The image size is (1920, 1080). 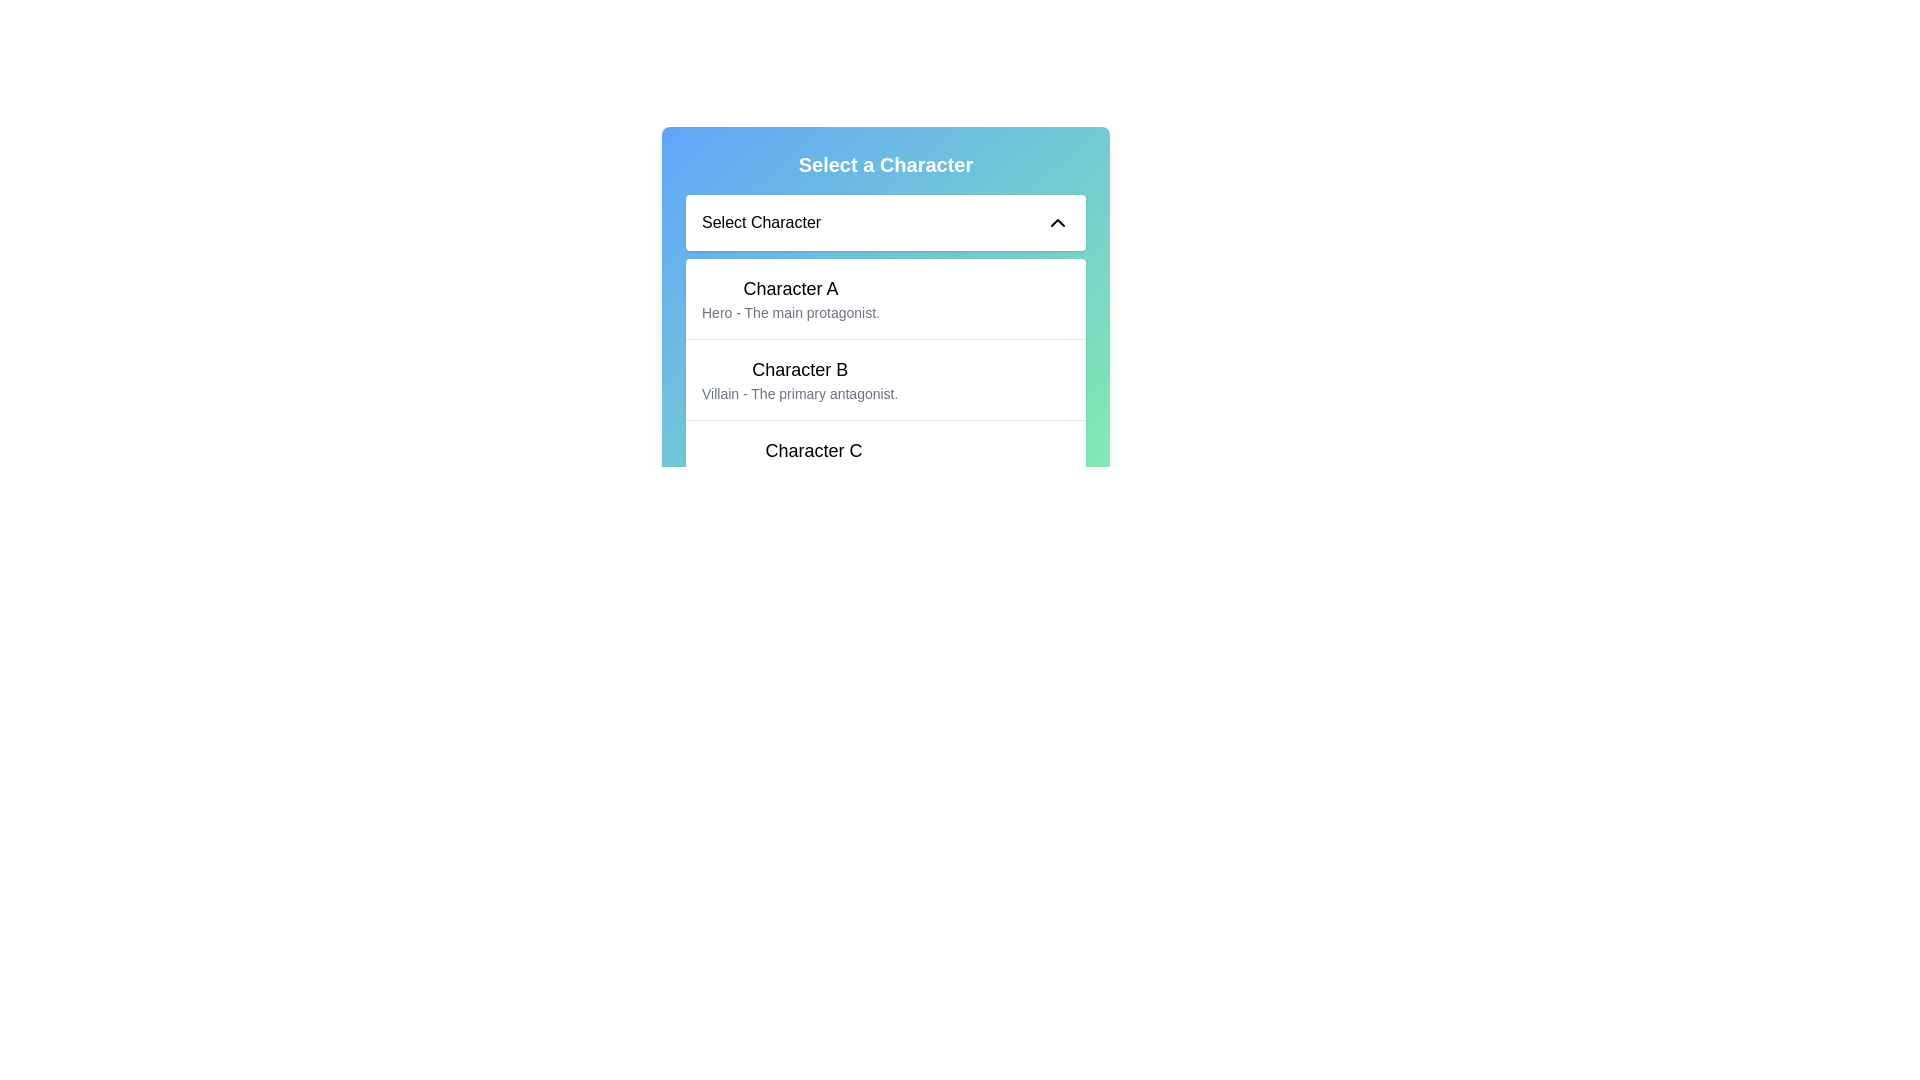 What do you see at coordinates (885, 378) in the screenshot?
I see `the second list item containing 'Character B' and its description 'Villain - The primary antagonist.'` at bounding box center [885, 378].